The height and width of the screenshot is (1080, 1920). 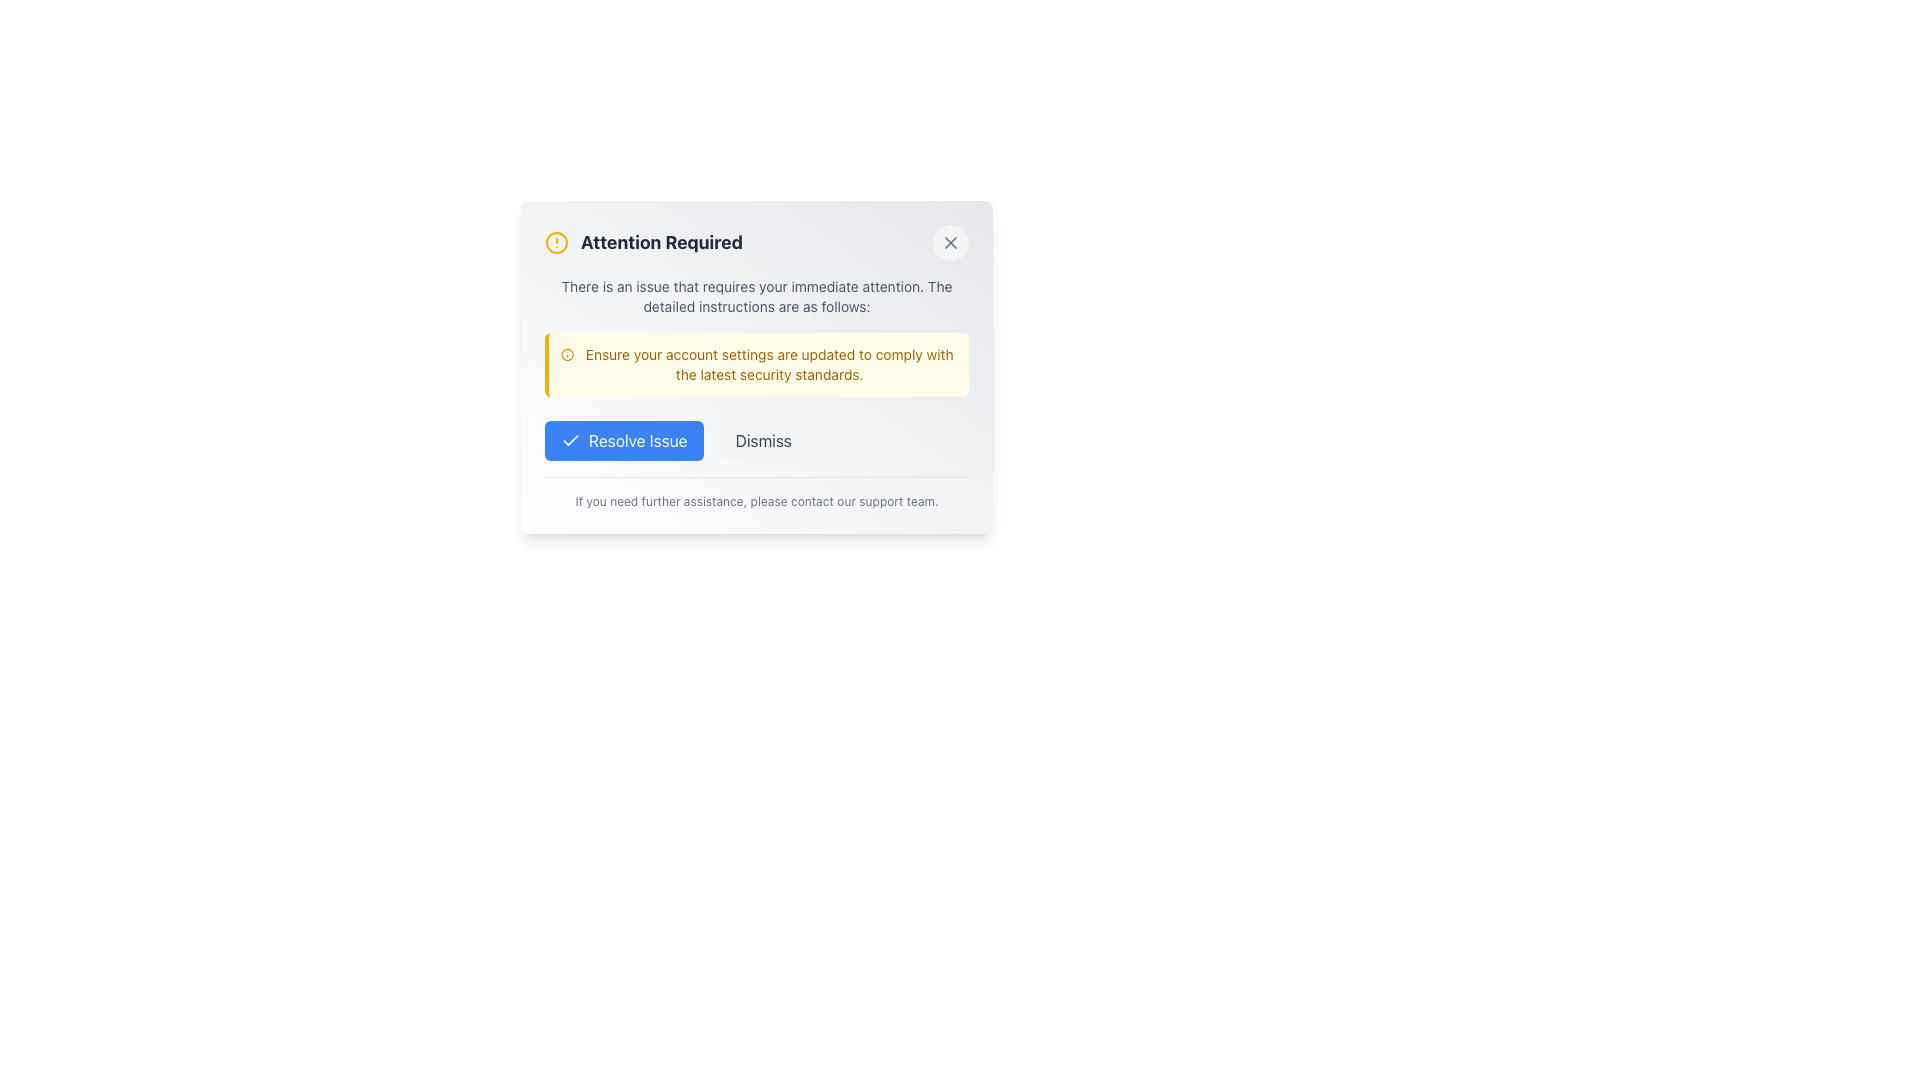 I want to click on the informational text at the bottom of the notification card that reads 'If you need further assistance, please contact our support team.', so click(x=756, y=493).